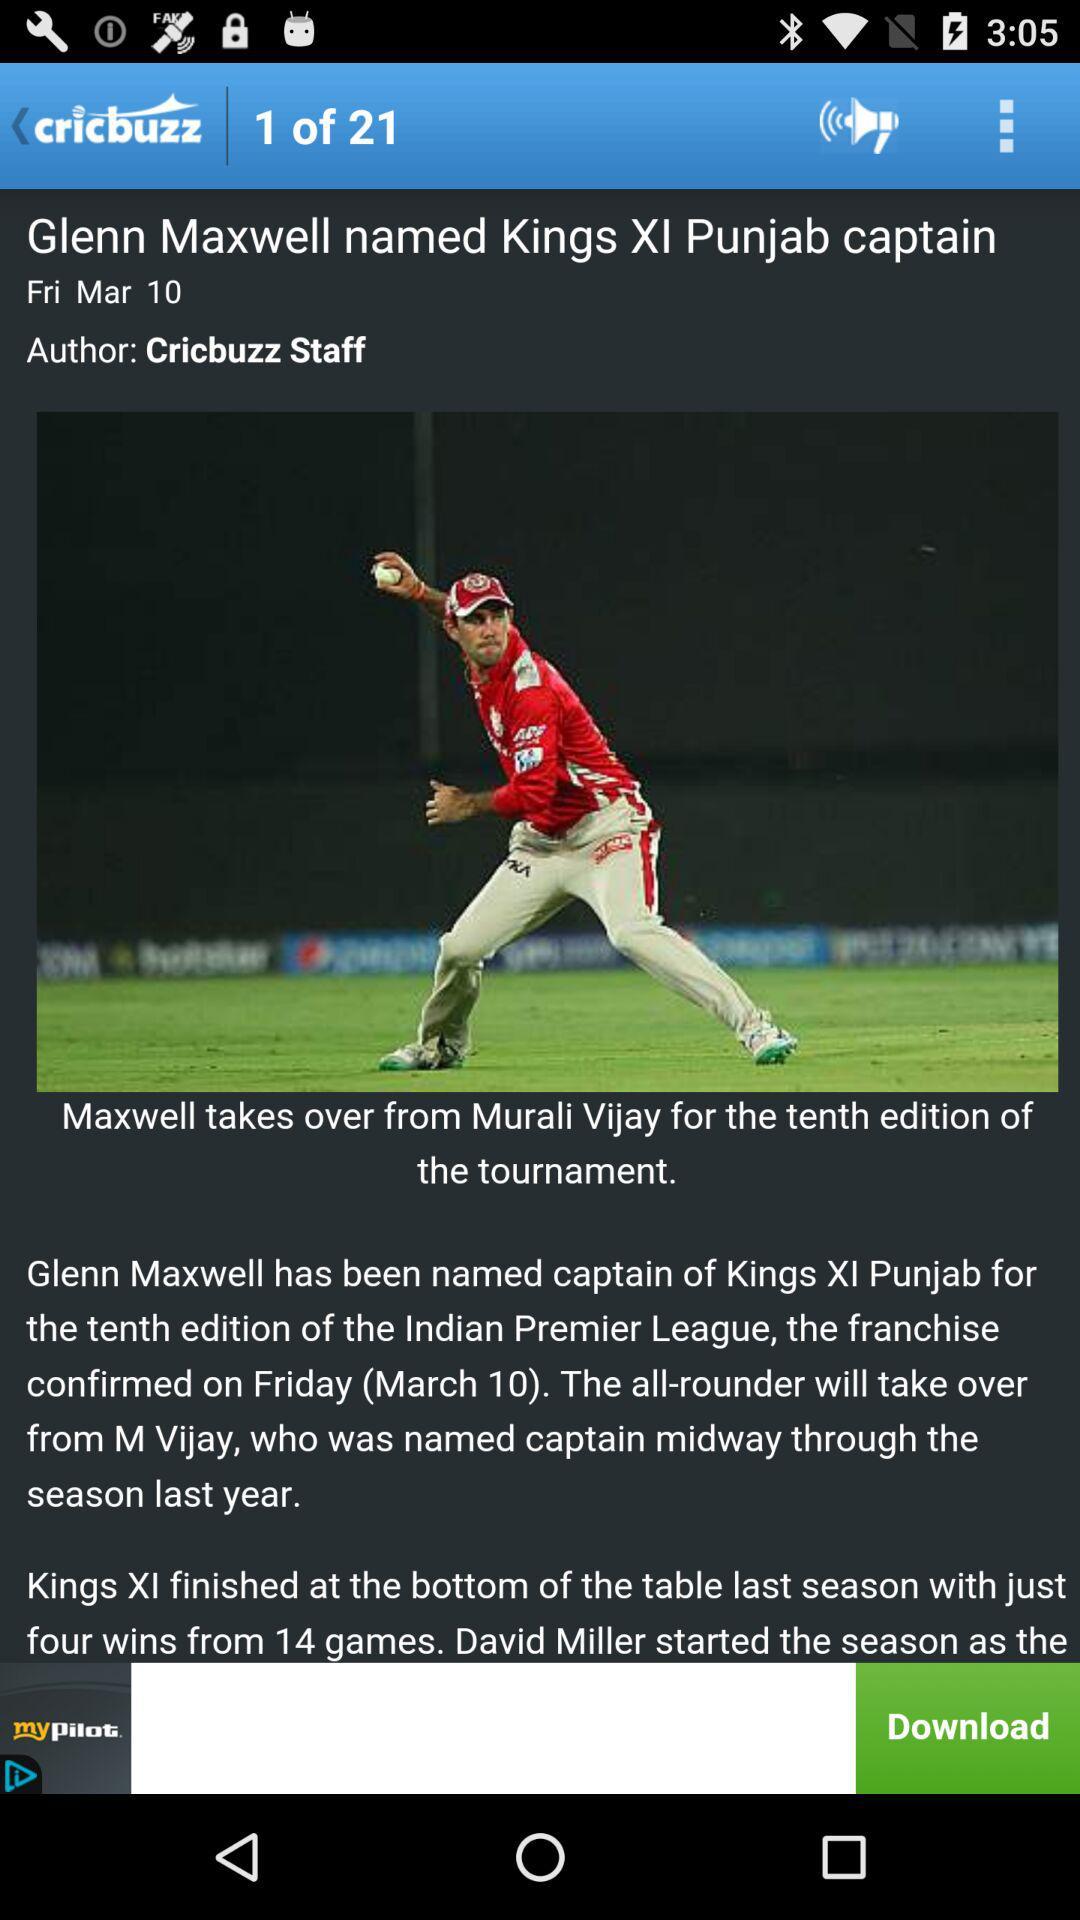 The width and height of the screenshot is (1080, 1920). I want to click on details about advertisement, so click(540, 1727).